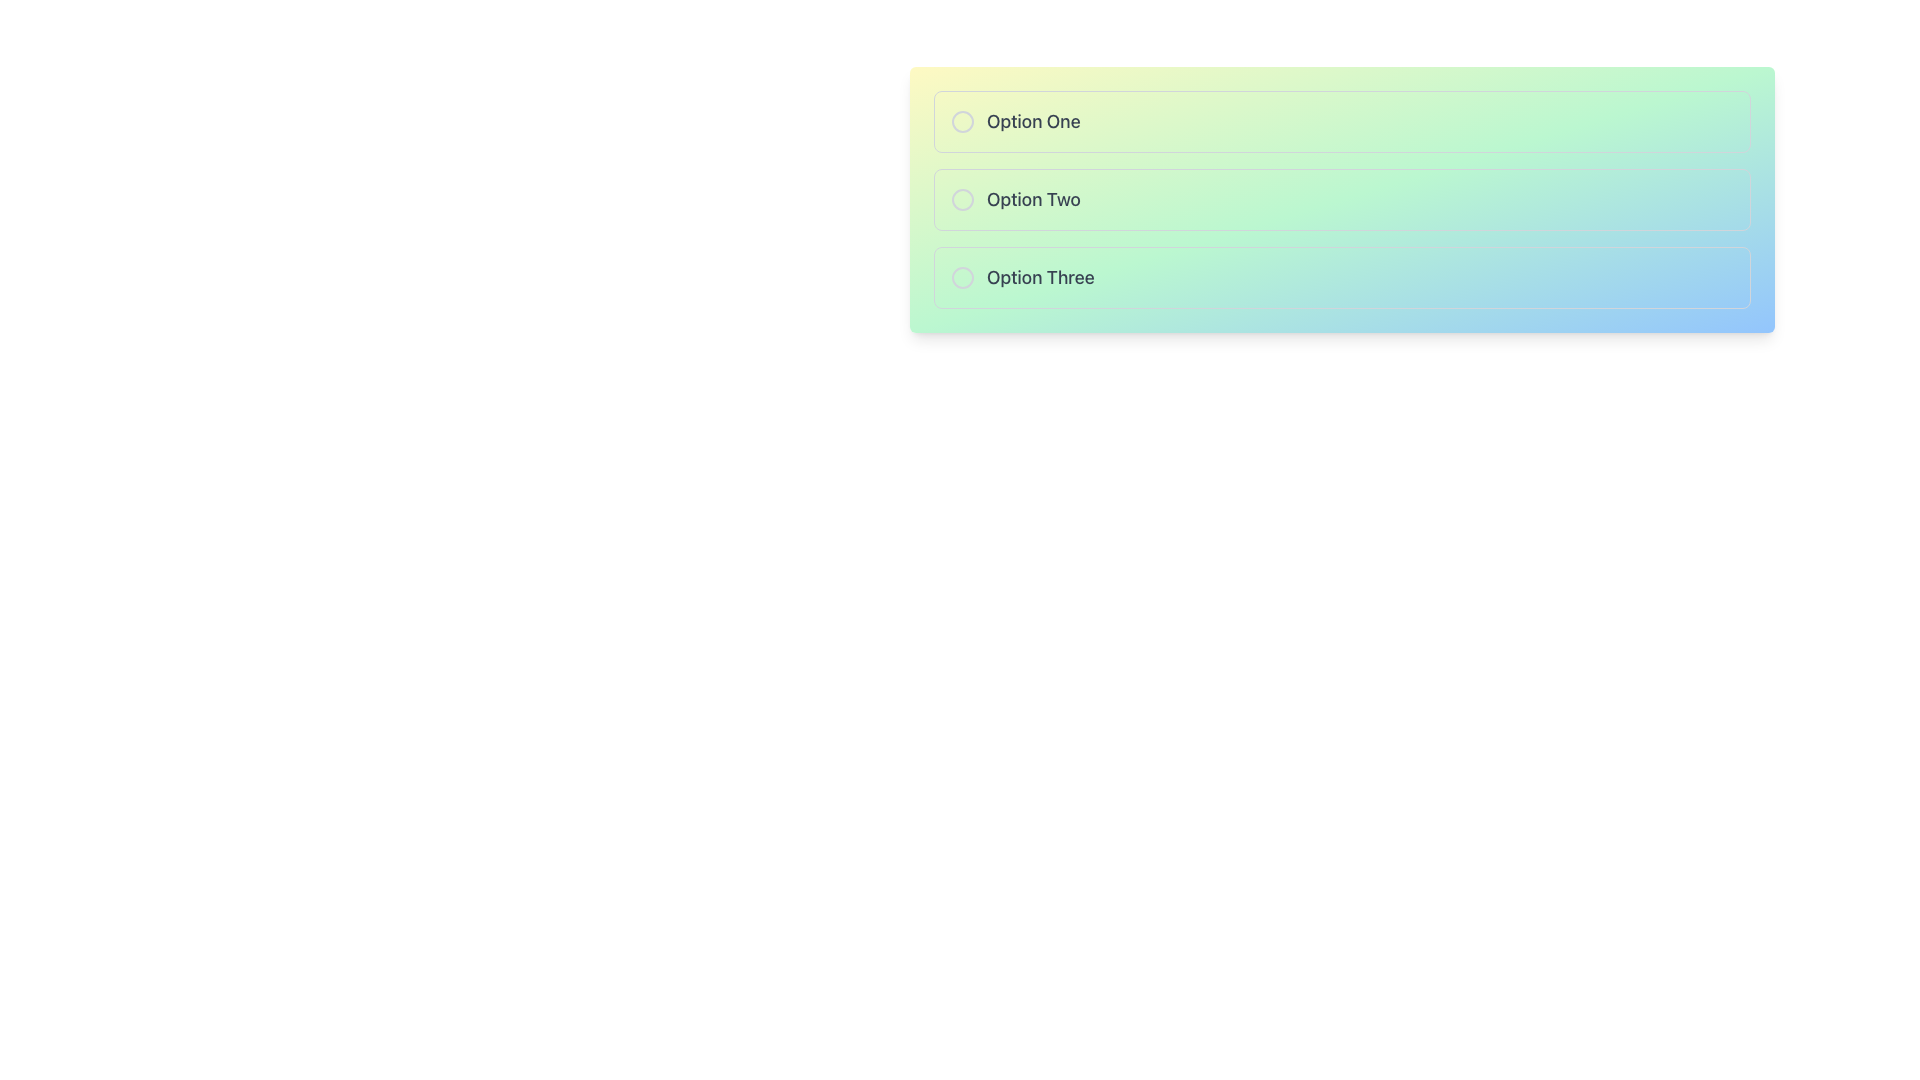  Describe the element at coordinates (1342, 200) in the screenshot. I see `the second selectable option with a radio button, positioned centrally between 'Option One' and 'Option Three', to apply hover effects` at that location.